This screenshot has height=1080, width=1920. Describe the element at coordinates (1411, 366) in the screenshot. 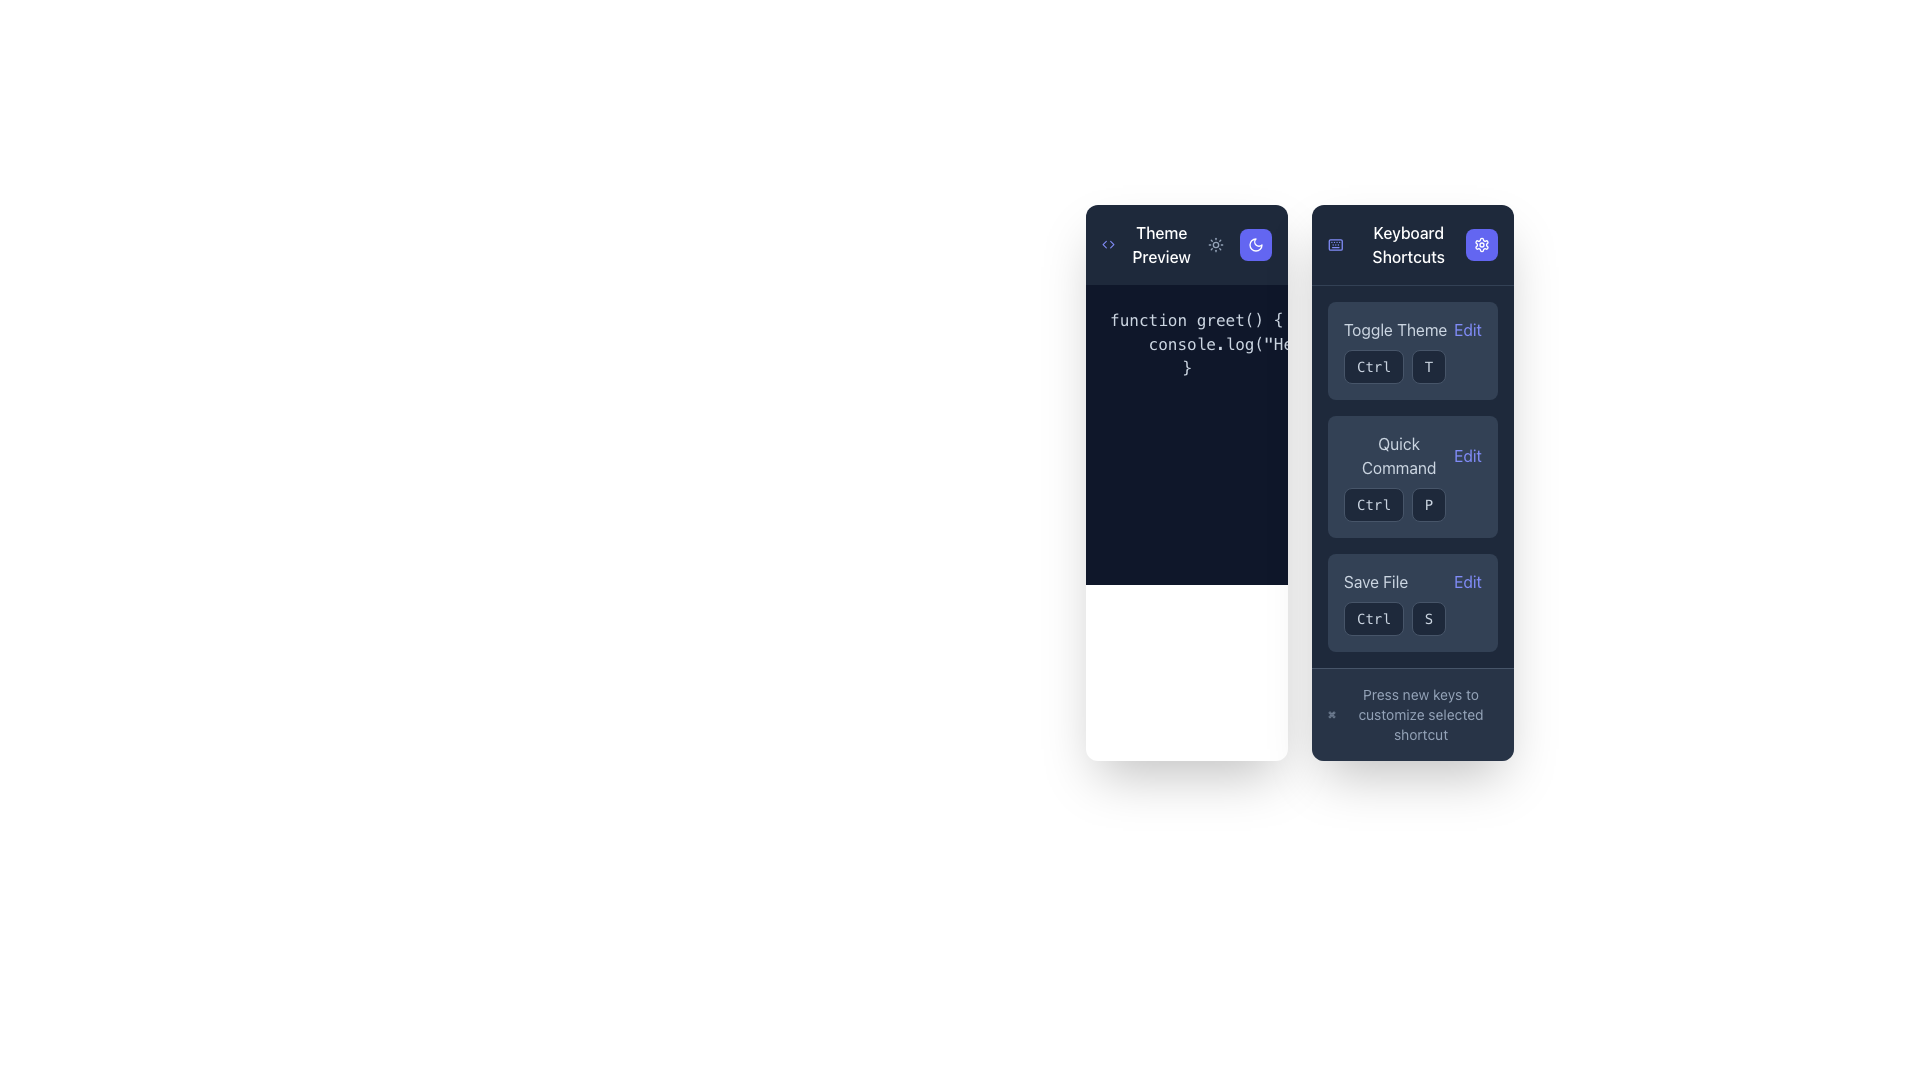

I see `keyboard shortcut indicator displaying 'Ctrl + T' for toggling the theme setting, located under 'Toggle Theme Edit' in the 'Keyboard Shortcuts' panel` at that location.